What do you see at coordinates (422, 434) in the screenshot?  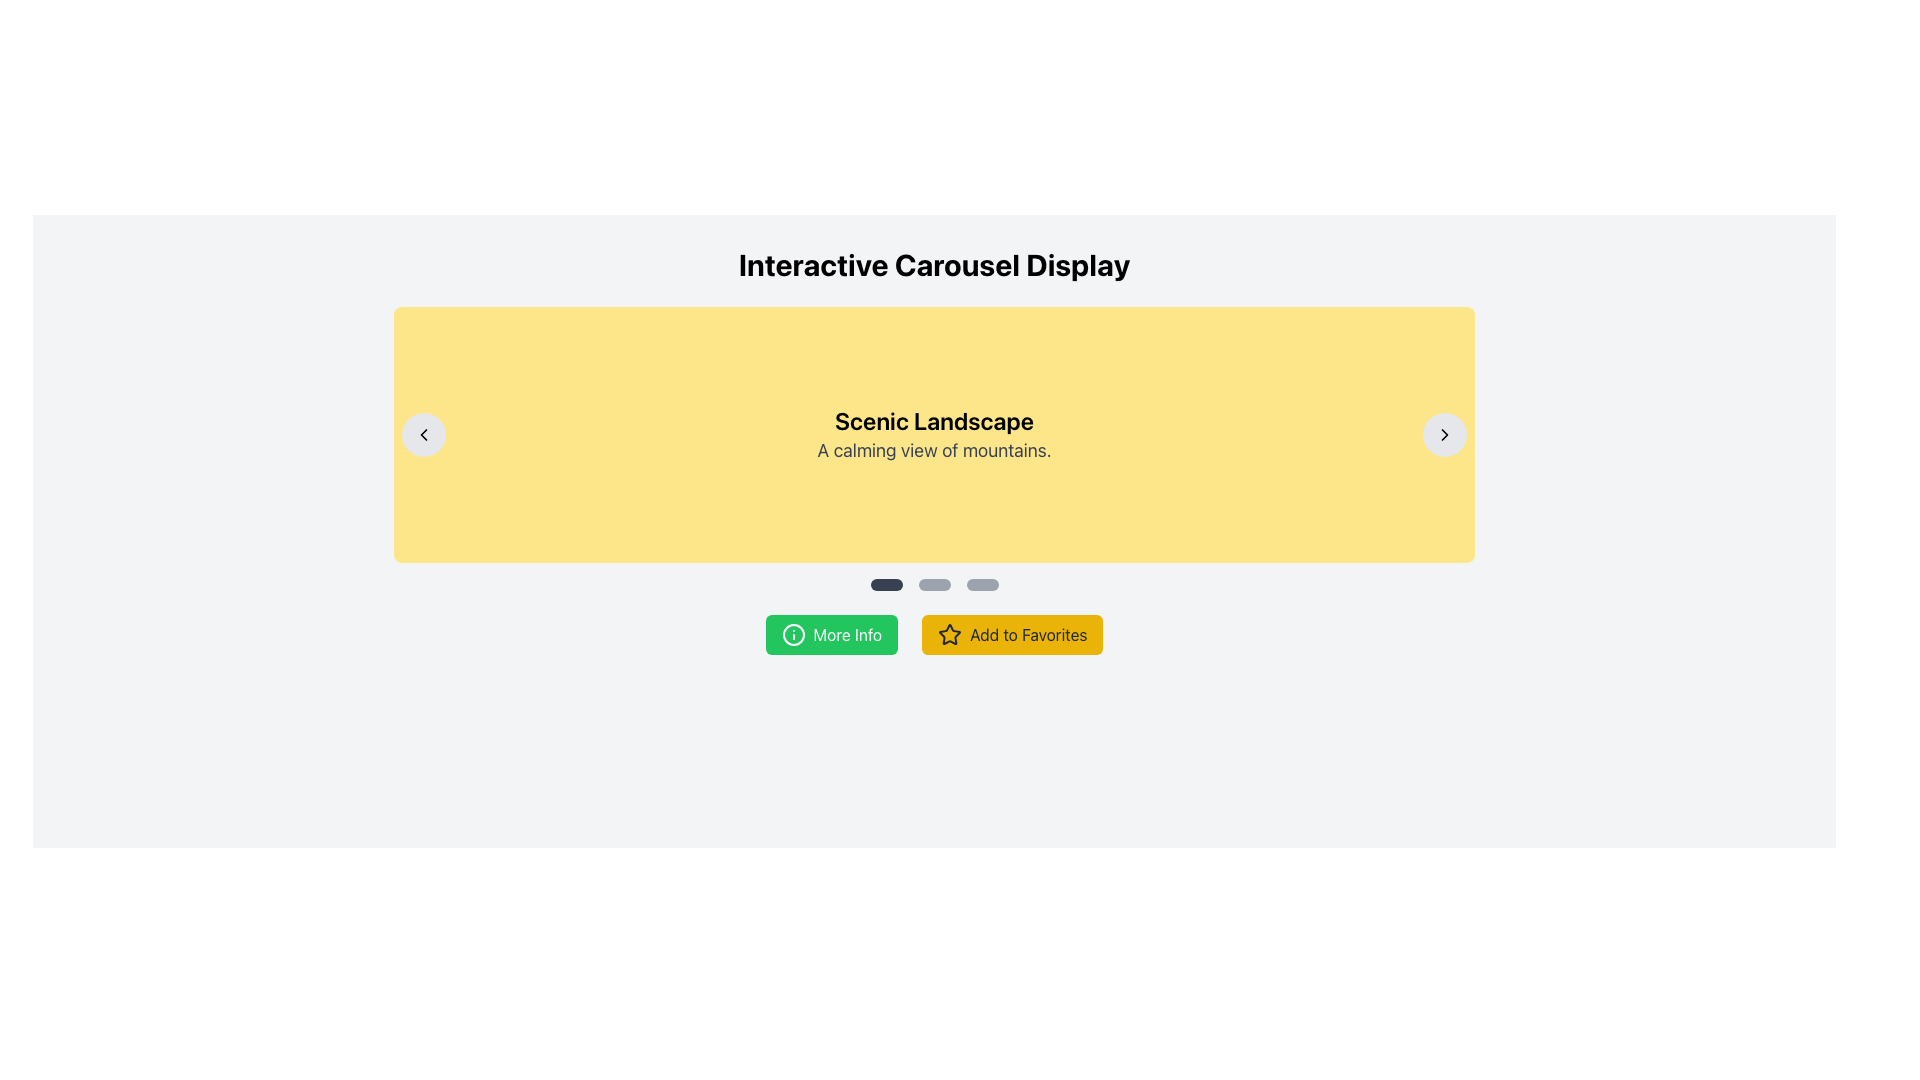 I see `the left-pointing chevron icon within the circular button on the left side of the yellow rectangular carousel` at bounding box center [422, 434].